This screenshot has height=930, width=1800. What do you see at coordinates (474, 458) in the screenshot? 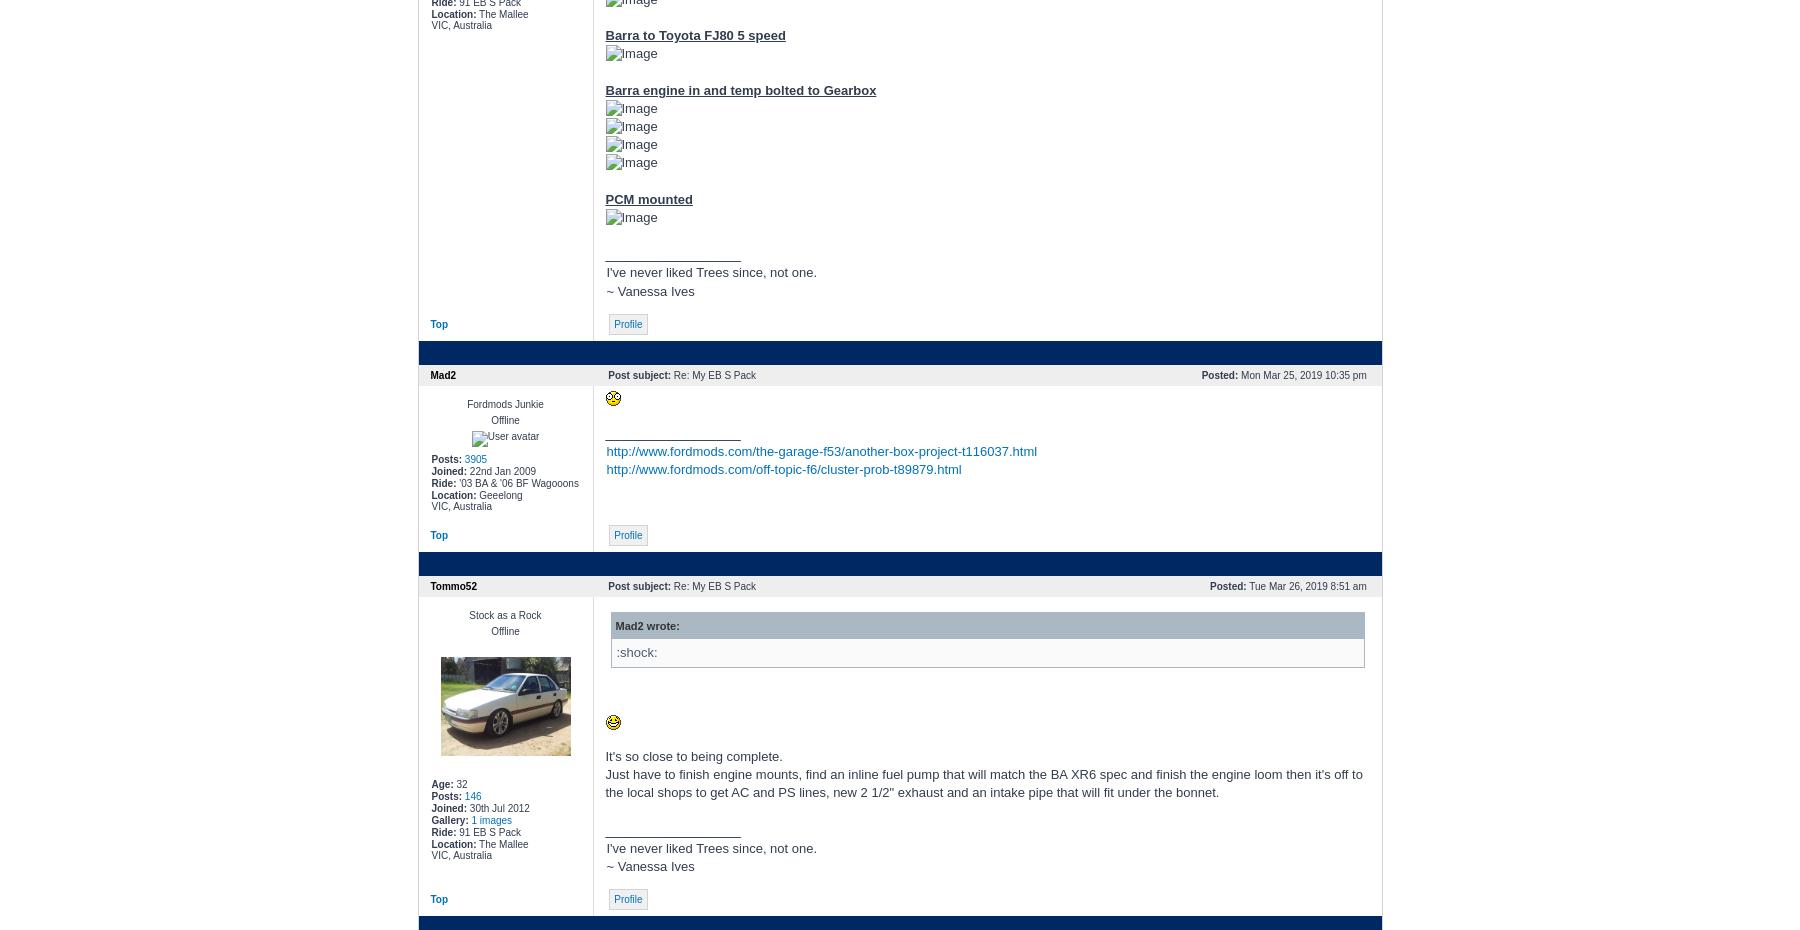
I see `'3905'` at bounding box center [474, 458].